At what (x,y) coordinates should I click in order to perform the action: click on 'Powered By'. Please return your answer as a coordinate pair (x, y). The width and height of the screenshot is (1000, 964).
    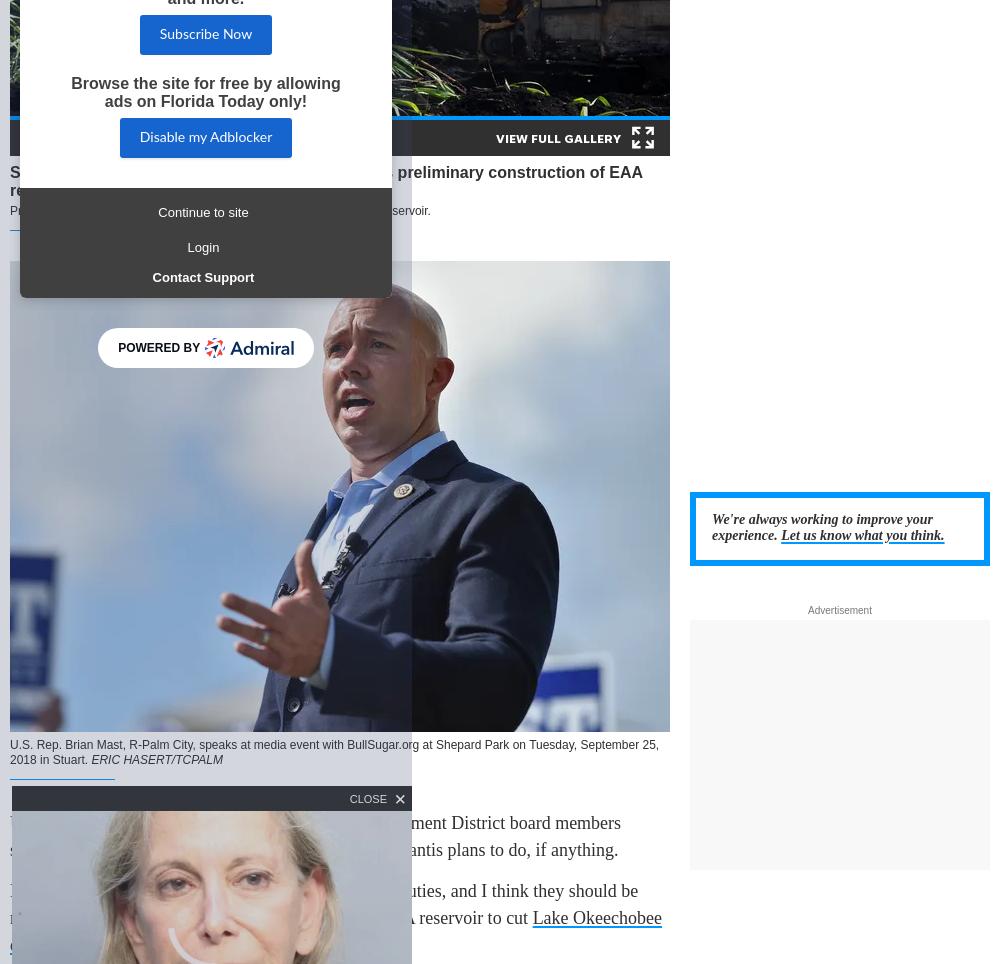
    Looking at the image, I should click on (159, 346).